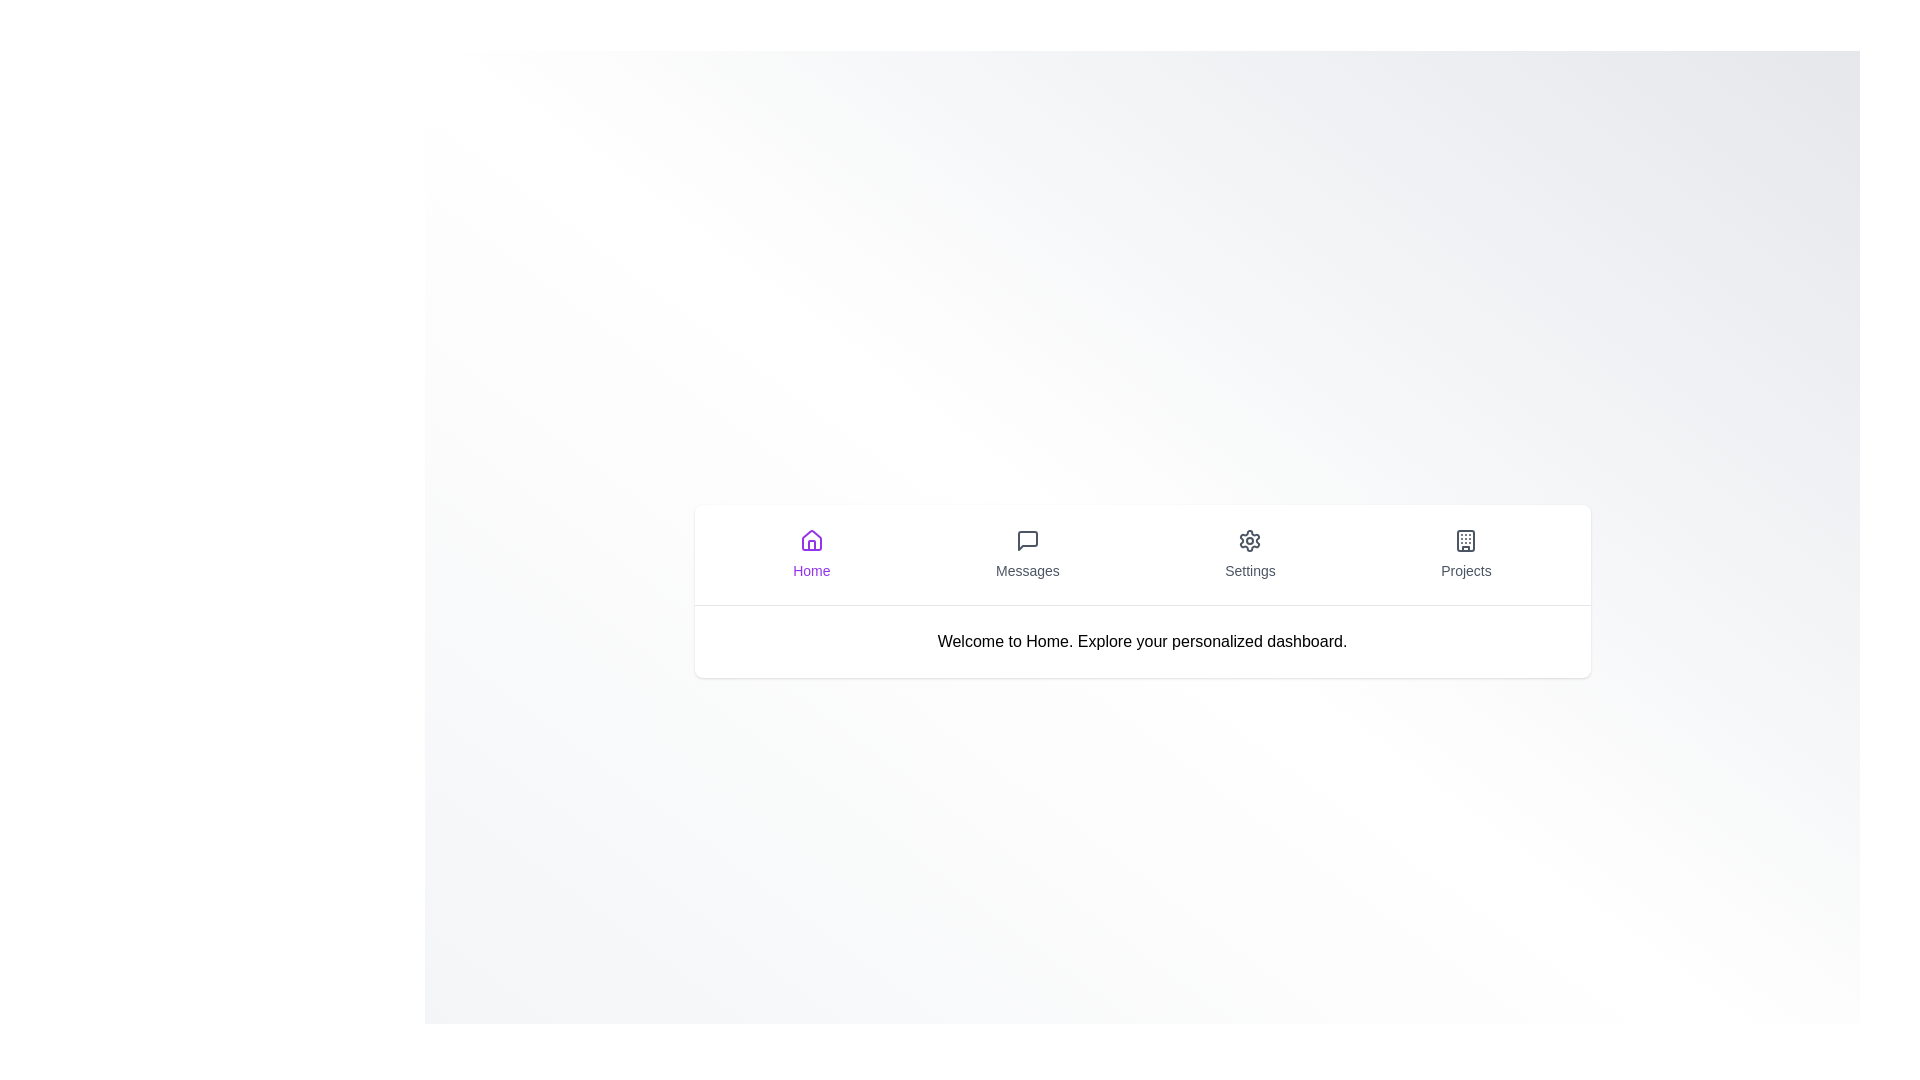  I want to click on the Messages tab by clicking on its icon or label, so click(1027, 554).